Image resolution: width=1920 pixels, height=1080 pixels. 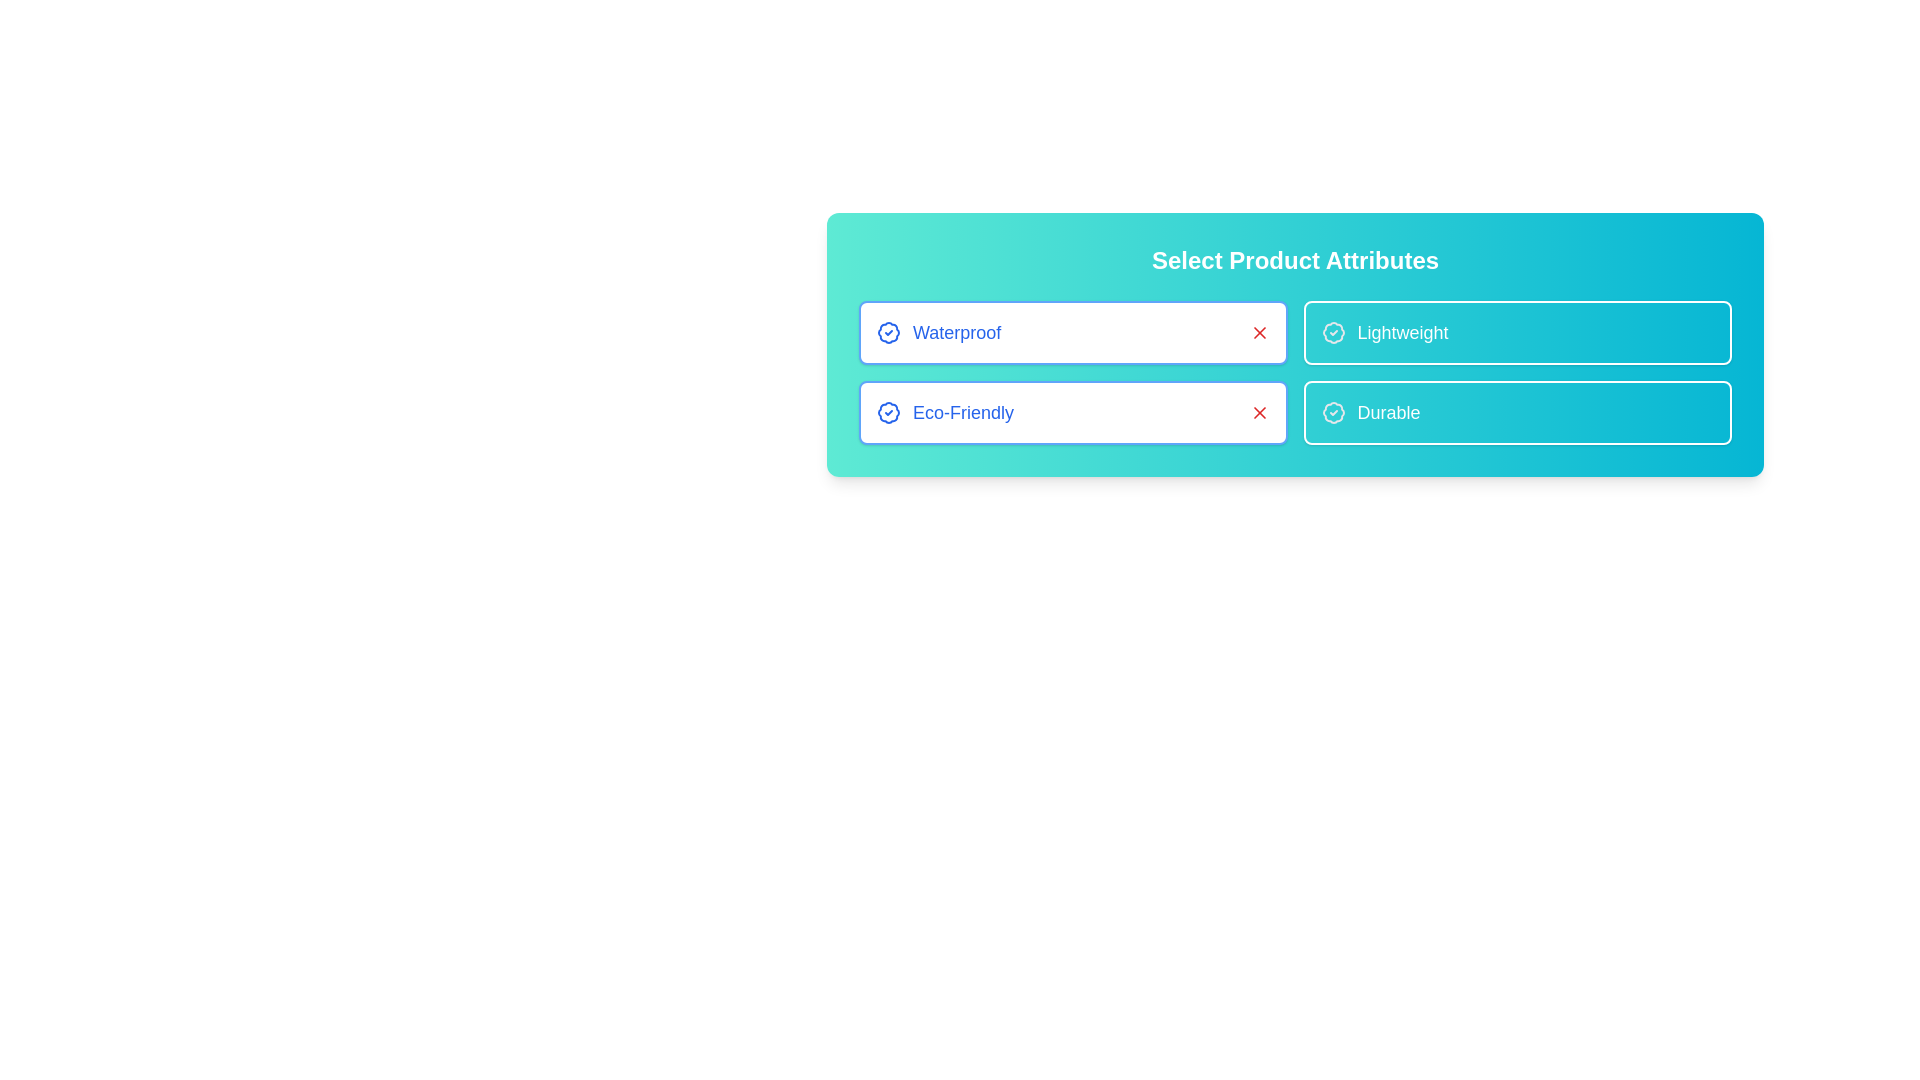 I want to click on the 'X' icon associated with the attribute Eco-Friendly to deactivate it, so click(x=1258, y=411).